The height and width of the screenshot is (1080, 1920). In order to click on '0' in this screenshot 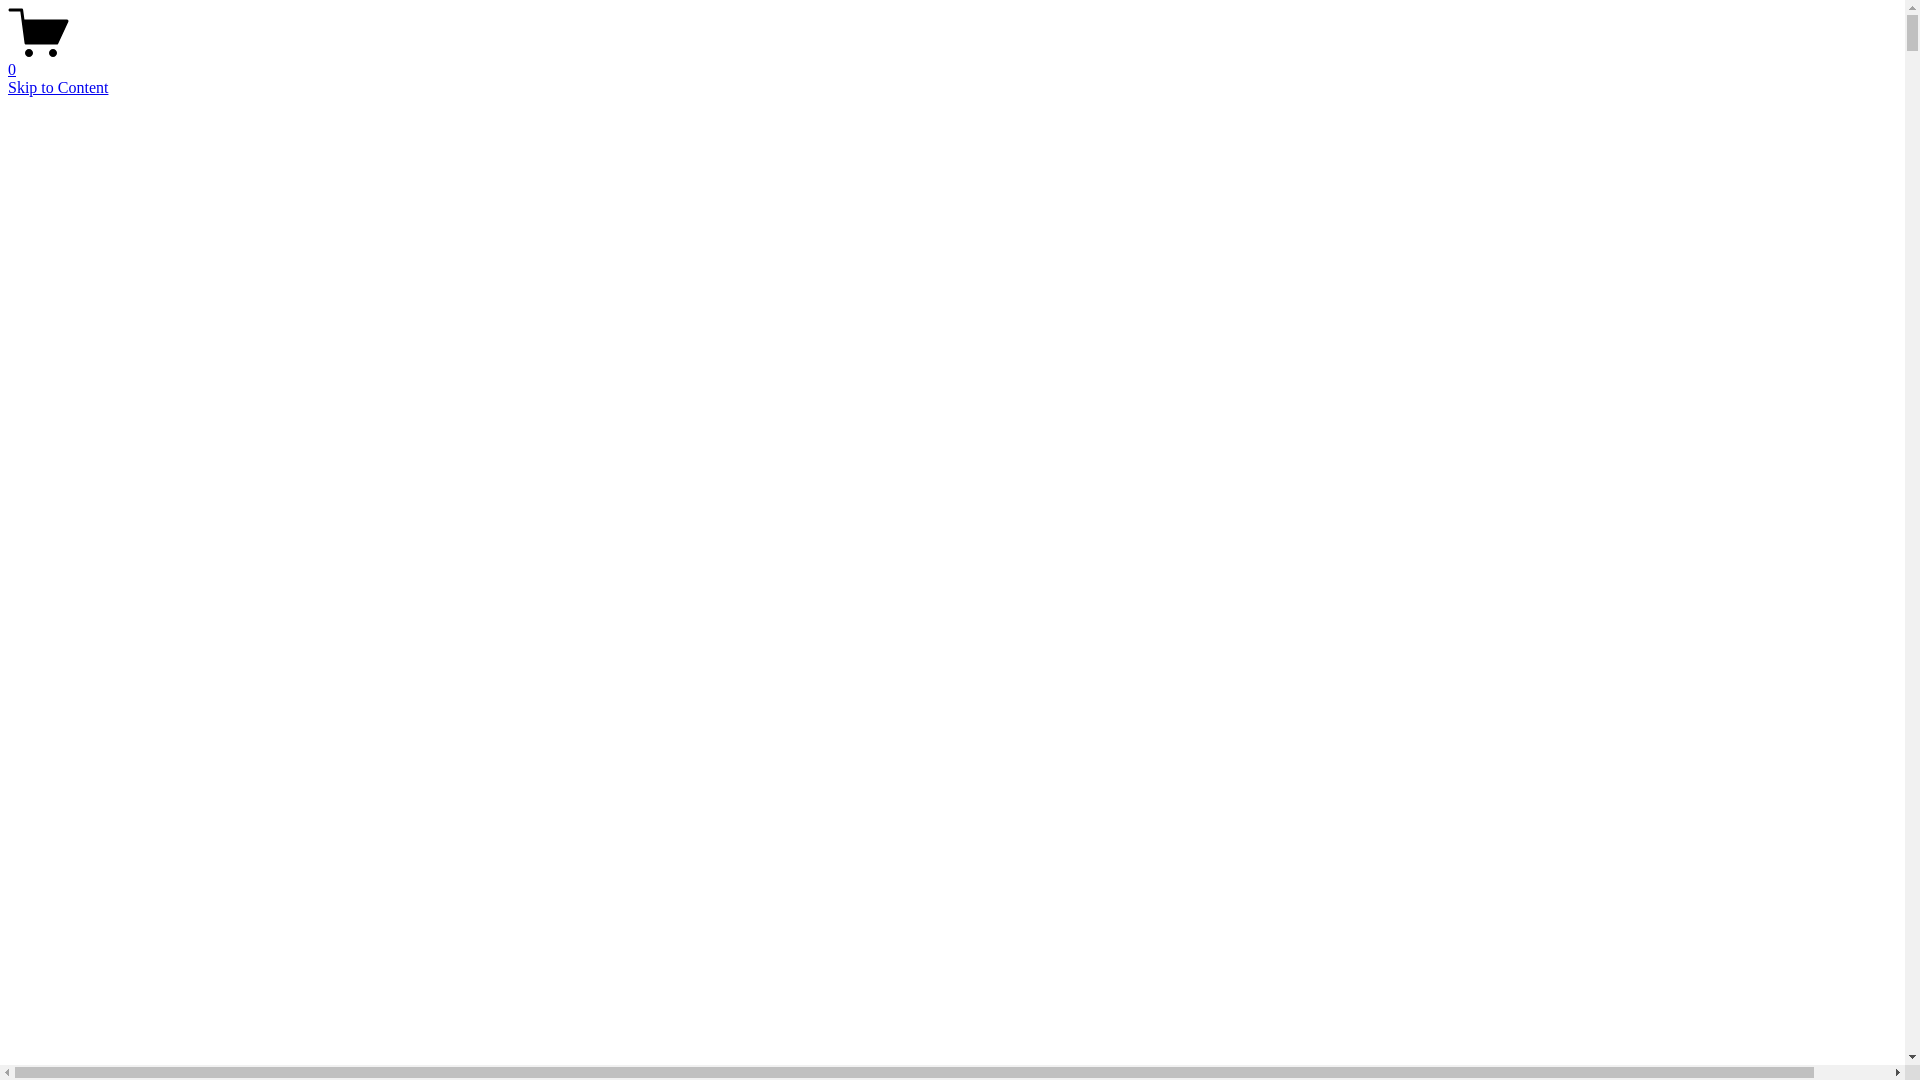, I will do `click(951, 60)`.